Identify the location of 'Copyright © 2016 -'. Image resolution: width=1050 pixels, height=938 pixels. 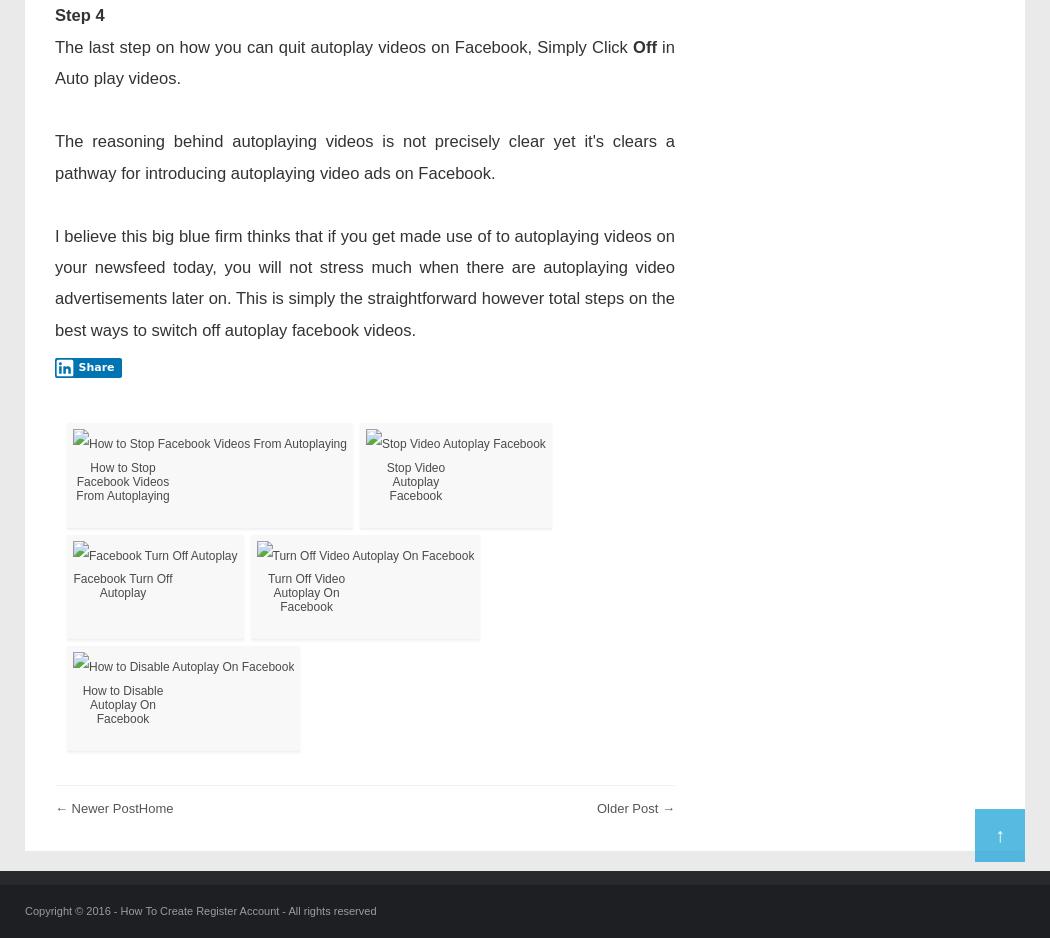
(71, 908).